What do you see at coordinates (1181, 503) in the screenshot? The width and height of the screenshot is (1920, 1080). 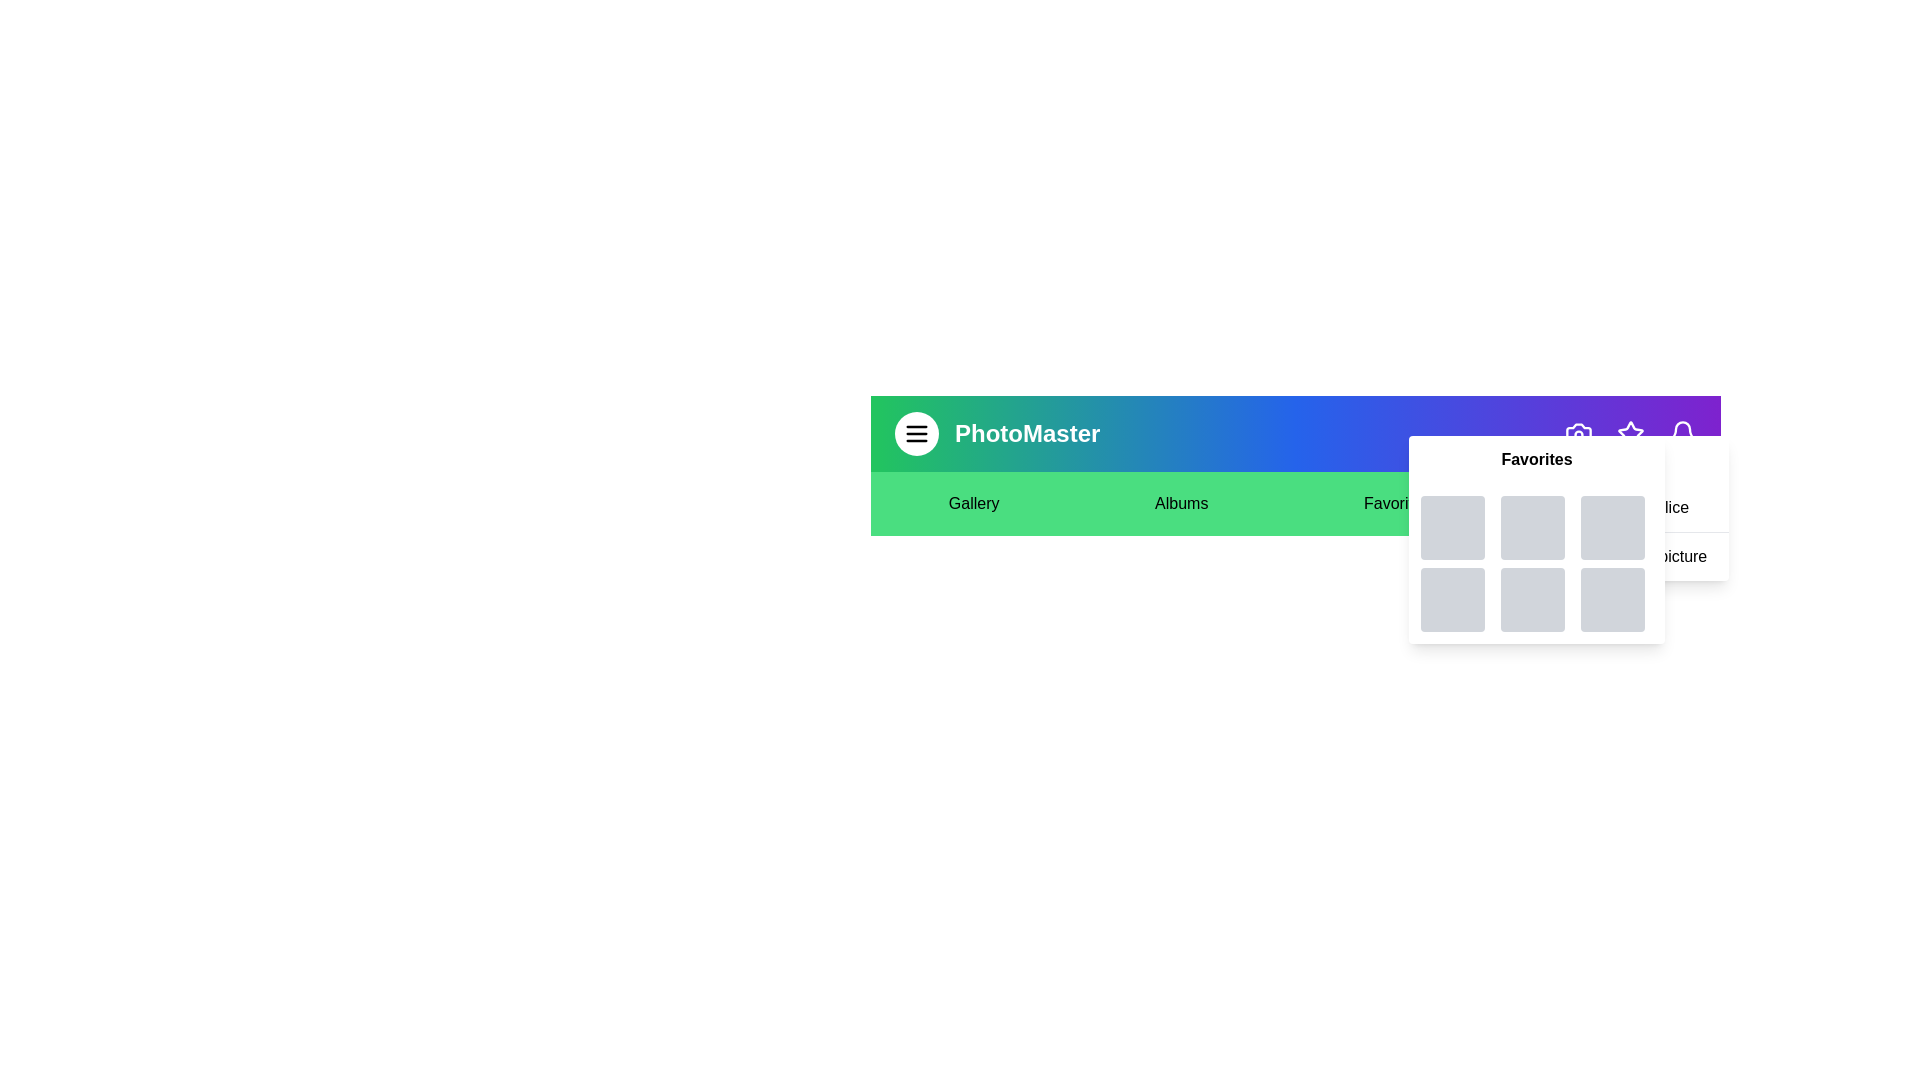 I see `the menu item Albums from the navigation bar` at bounding box center [1181, 503].